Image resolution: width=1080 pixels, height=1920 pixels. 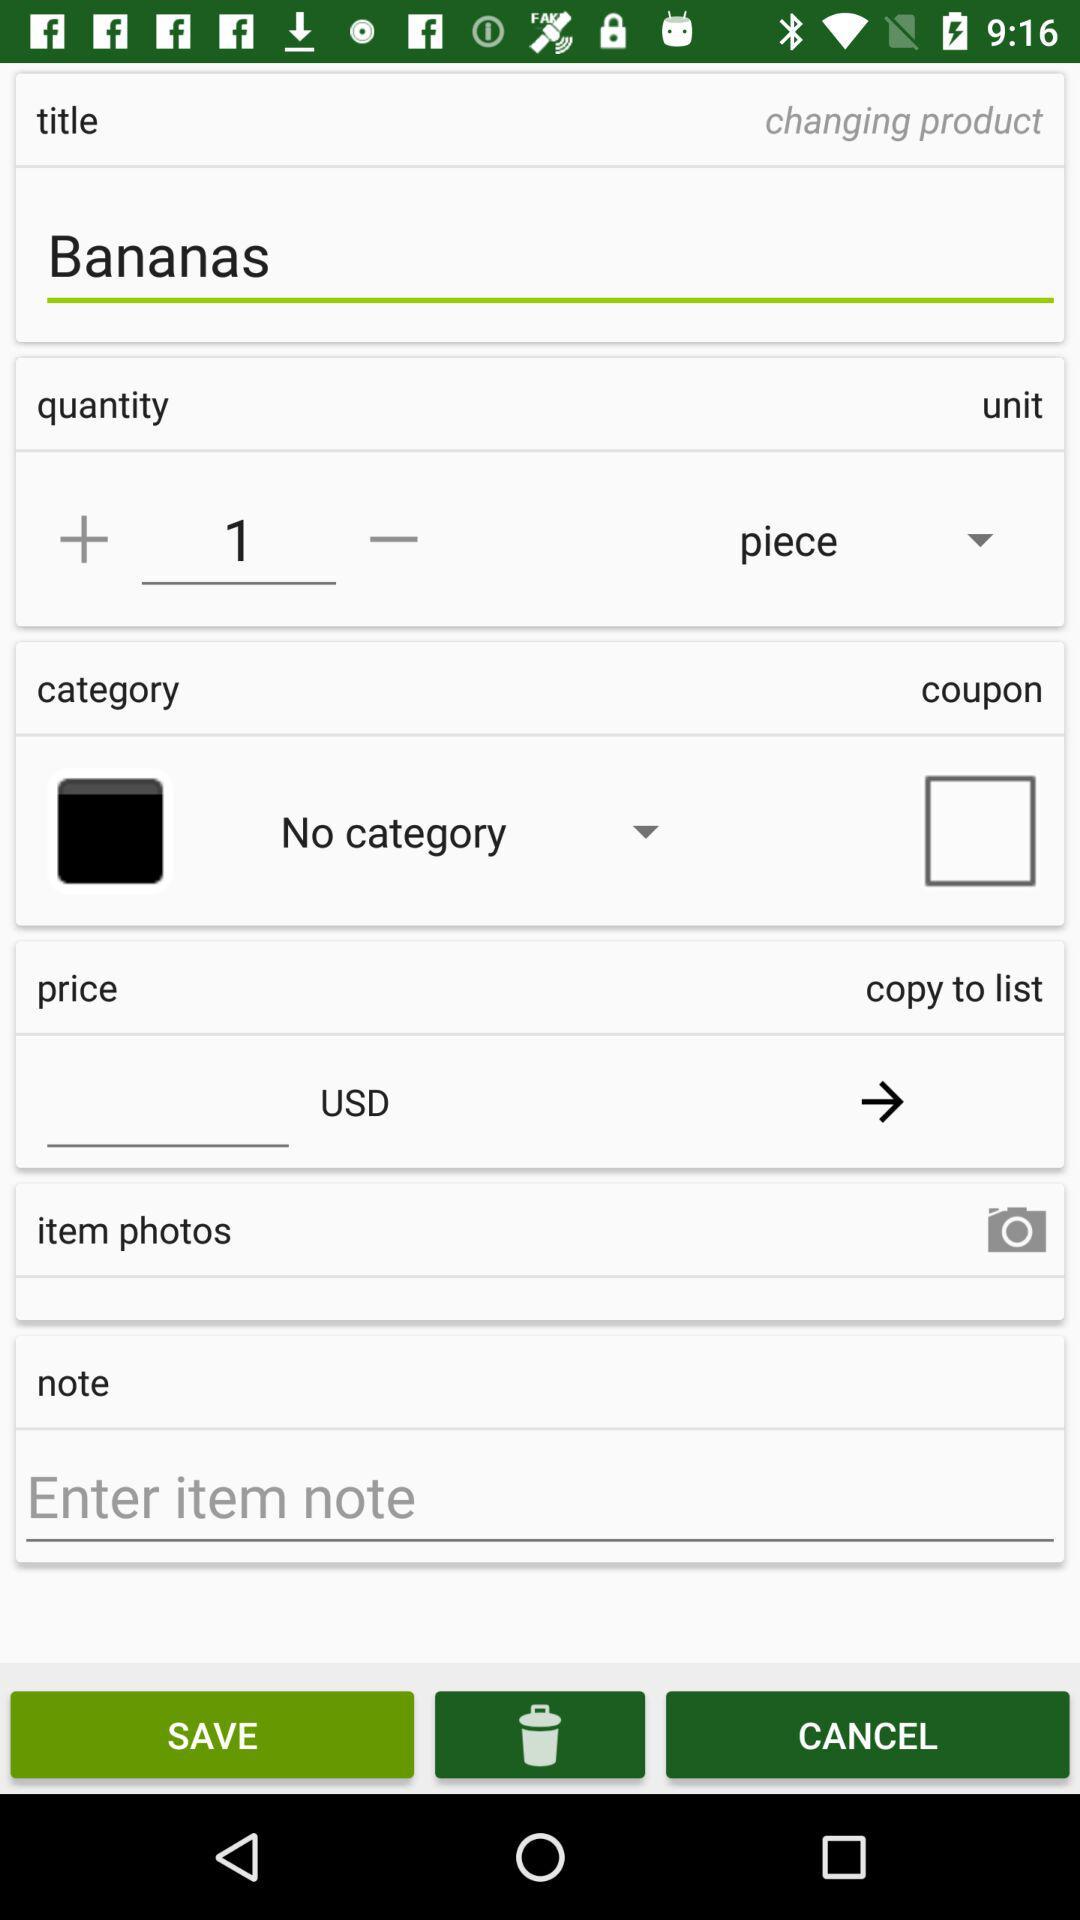 I want to click on price field, so click(x=167, y=1100).